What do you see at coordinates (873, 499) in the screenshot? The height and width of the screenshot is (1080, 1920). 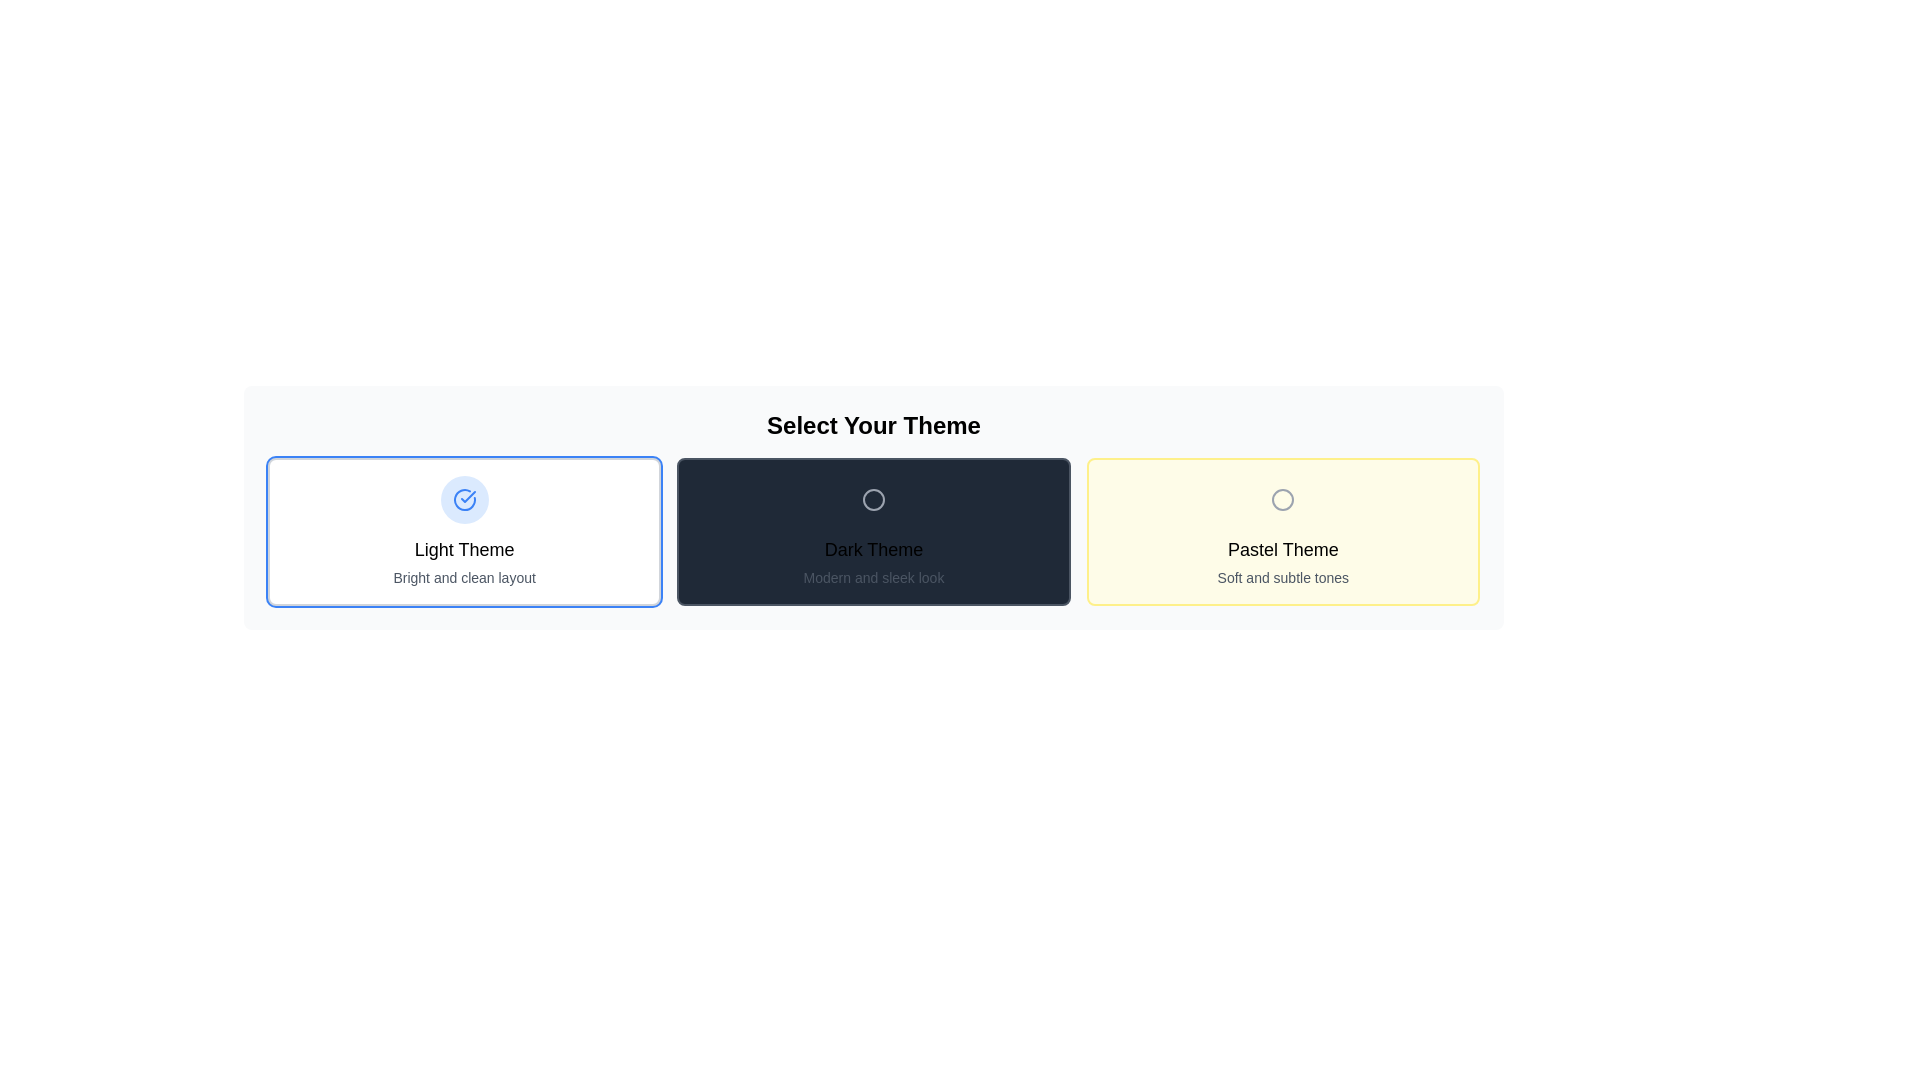 I see `the circular icon with a hollow center and a thin gray border` at bounding box center [873, 499].